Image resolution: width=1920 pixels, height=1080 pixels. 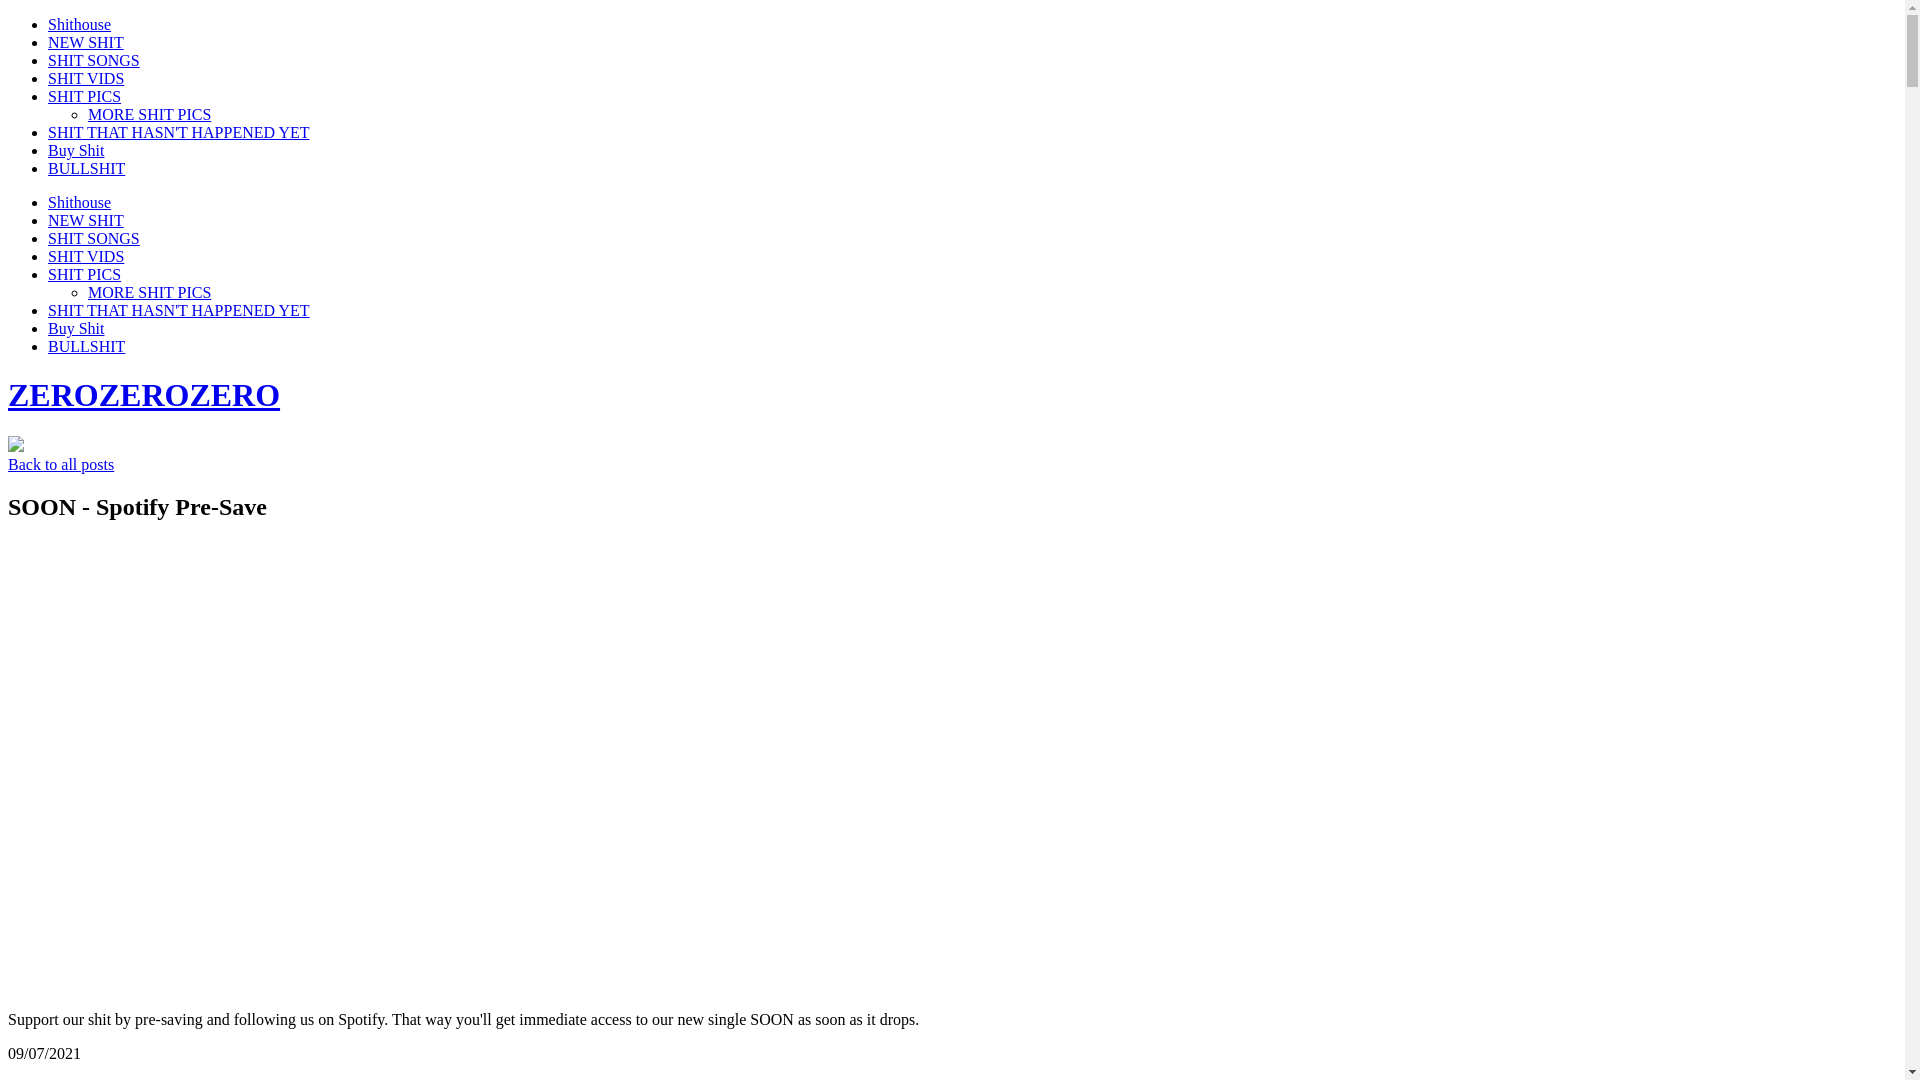 What do you see at coordinates (93, 59) in the screenshot?
I see `'SHIT SONGS'` at bounding box center [93, 59].